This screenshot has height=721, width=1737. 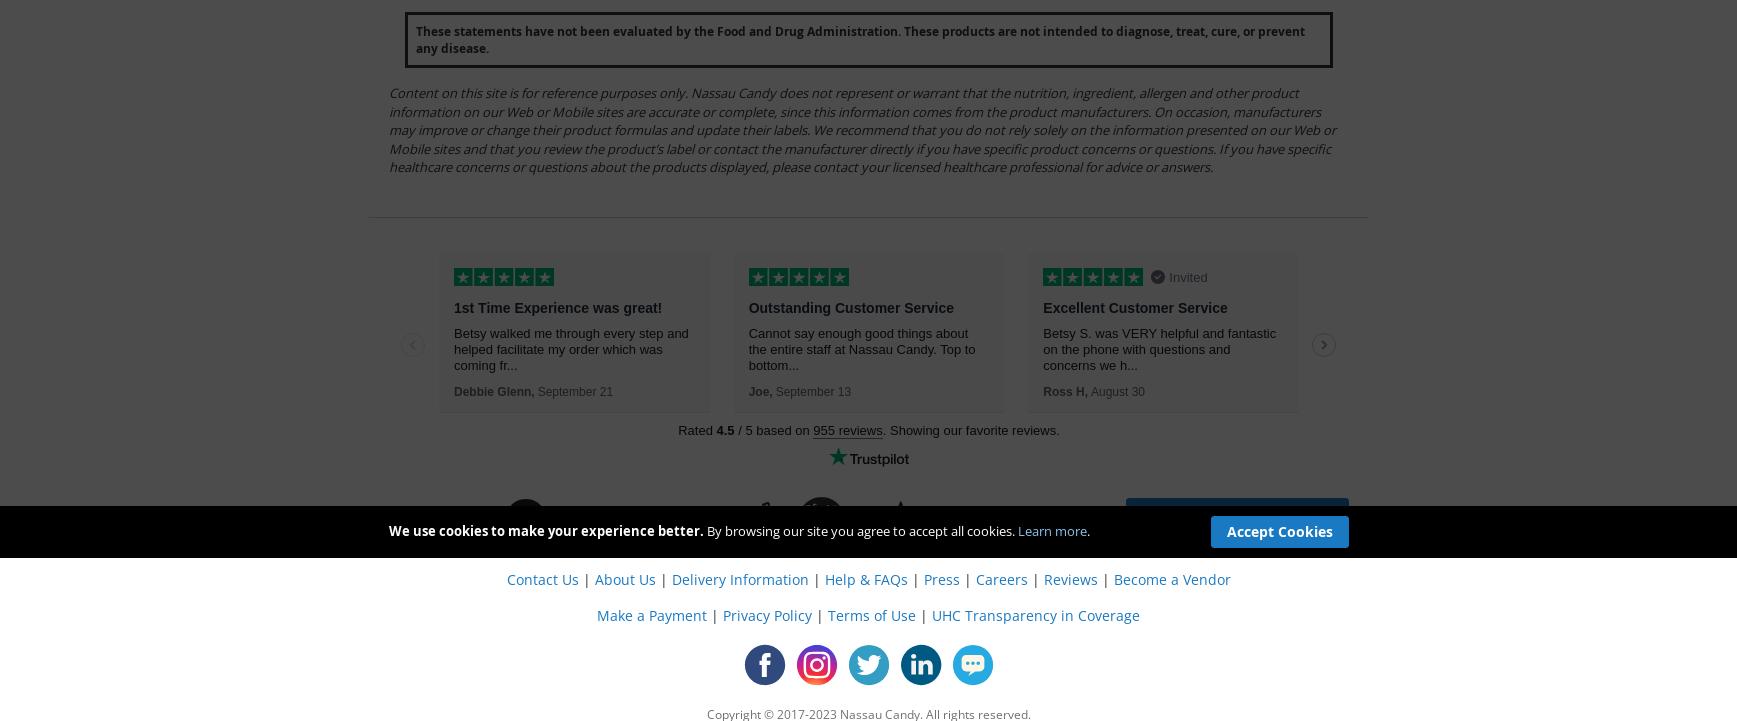 What do you see at coordinates (858, 39) in the screenshot?
I see `'These statements have not been evaluated by the Food and Drug Administration. 
These products are not intended to diagnose, treat, cure, or prevent any disease.'` at bounding box center [858, 39].